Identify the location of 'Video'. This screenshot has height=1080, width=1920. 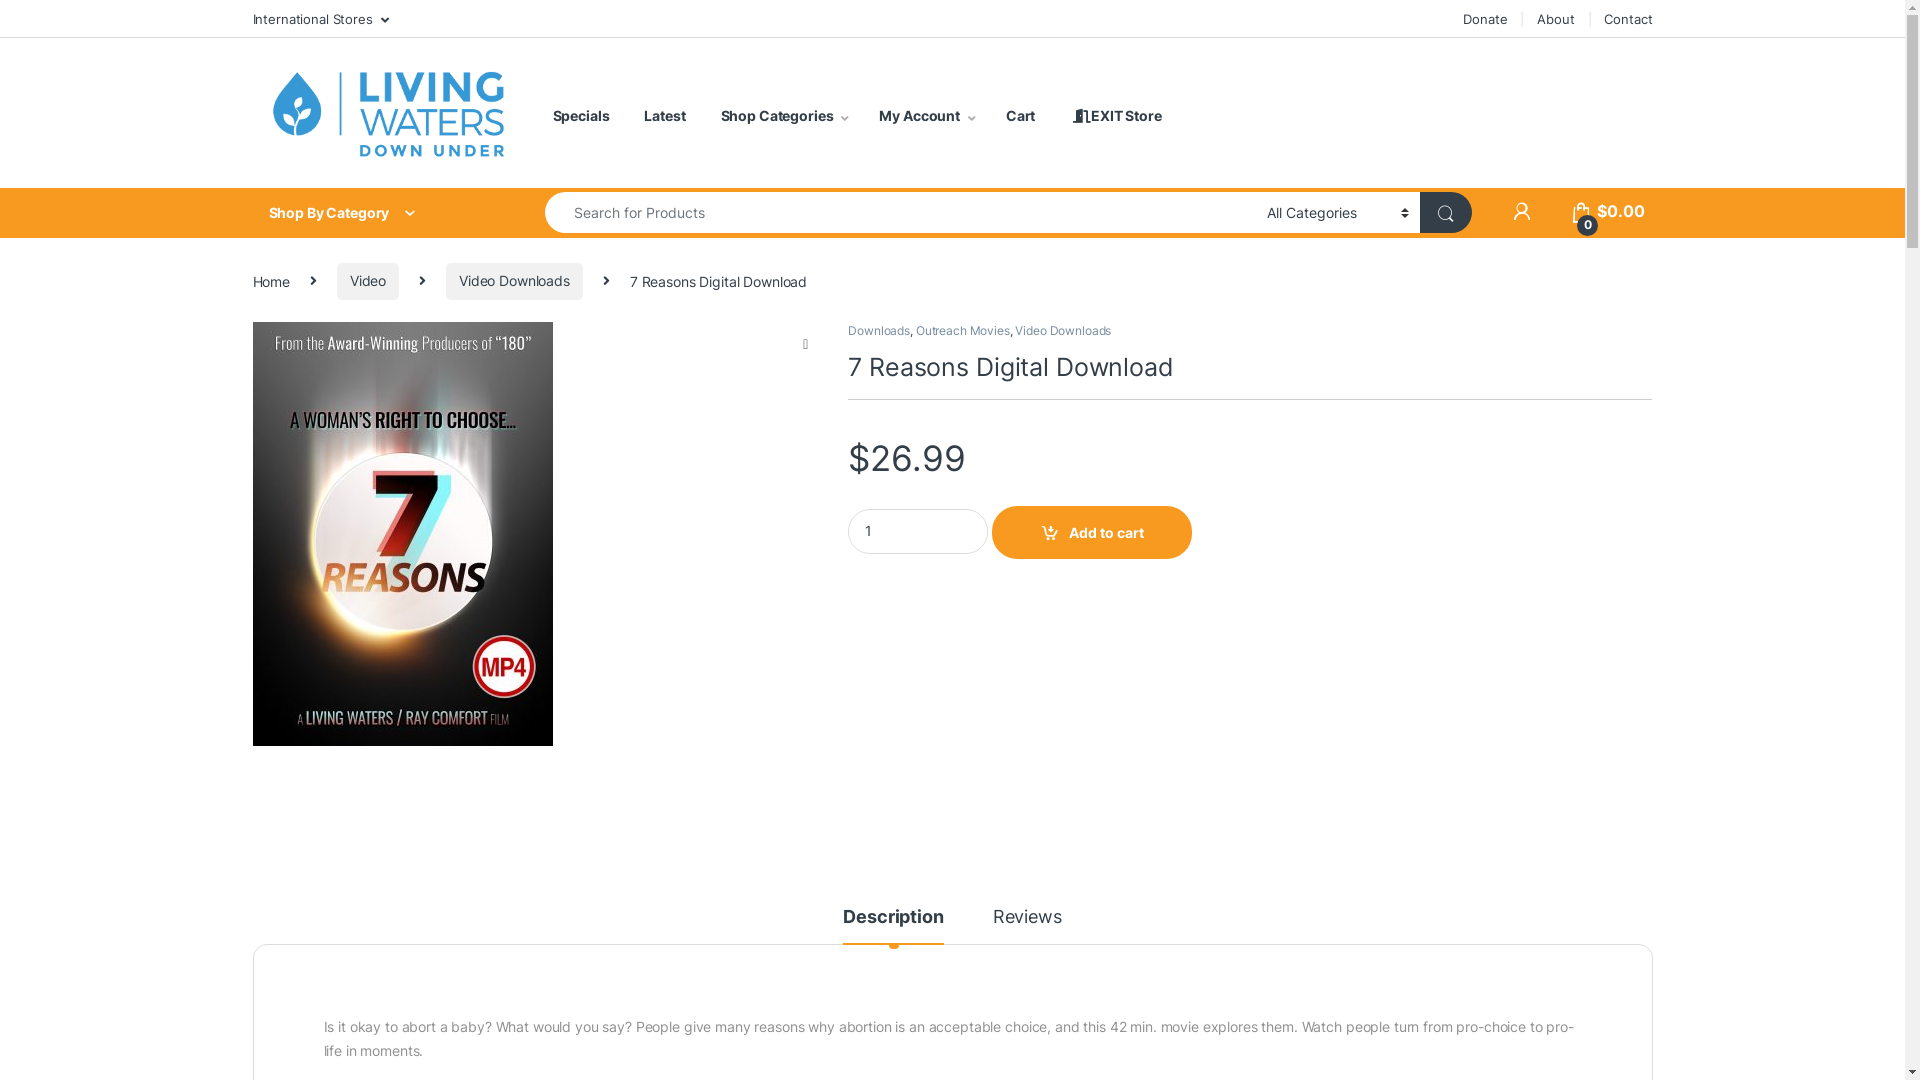
(368, 281).